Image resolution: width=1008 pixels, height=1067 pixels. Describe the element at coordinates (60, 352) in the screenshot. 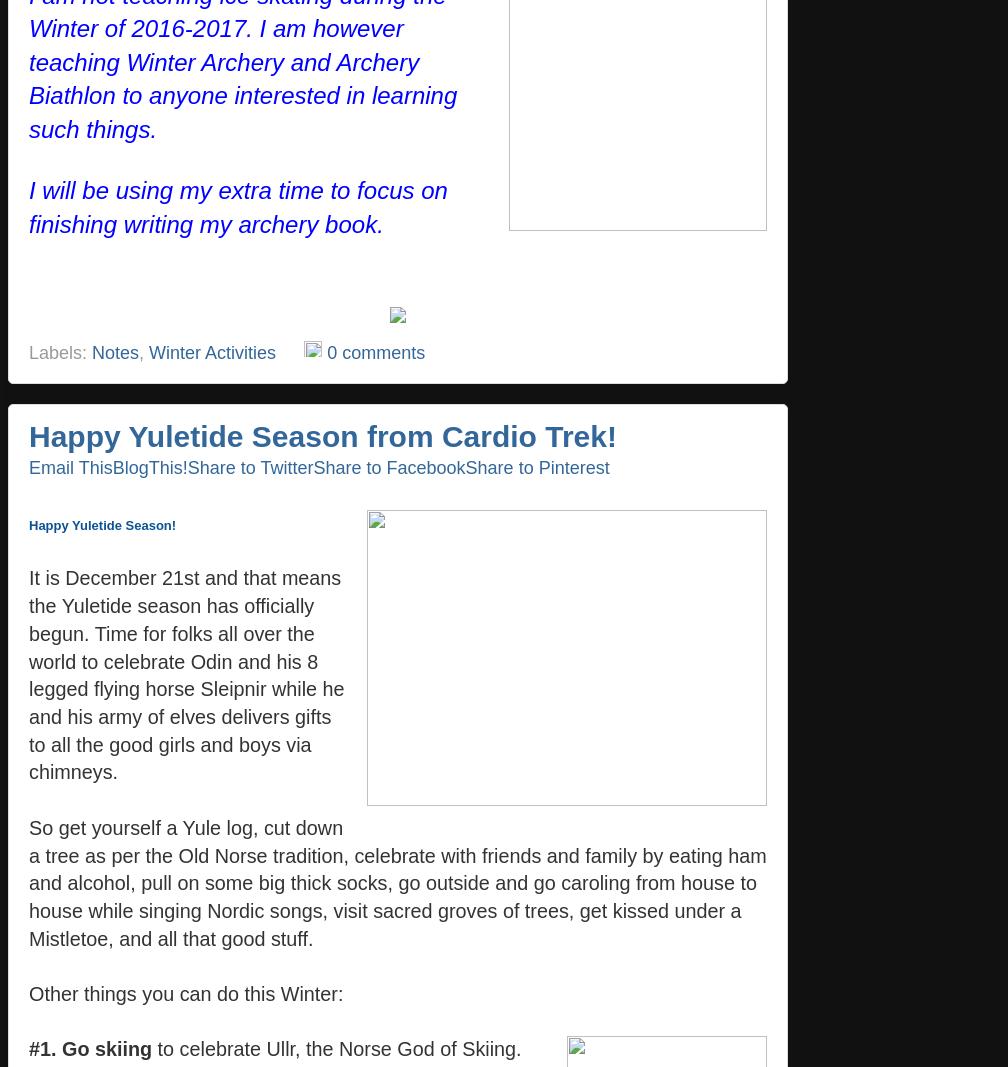

I see `'Labels:'` at that location.